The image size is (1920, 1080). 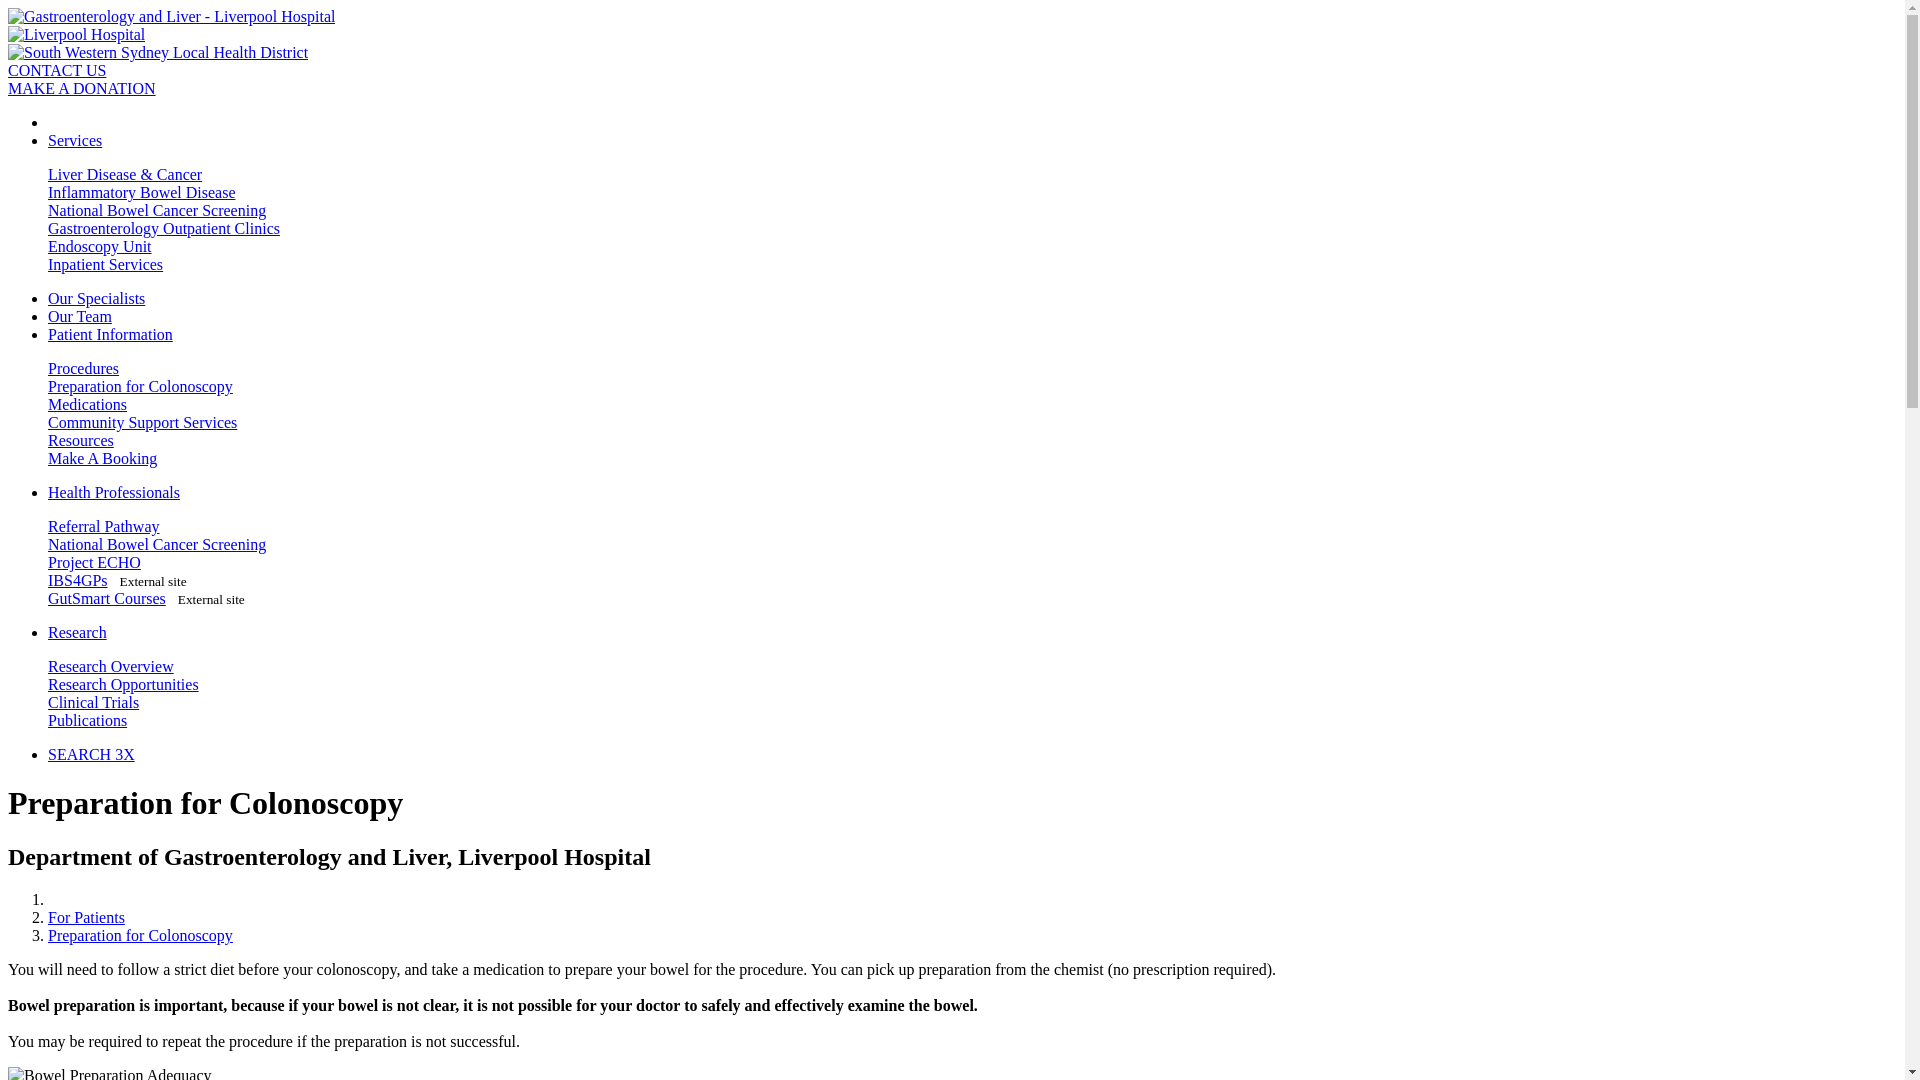 I want to click on 'Community Support Services', so click(x=141, y=421).